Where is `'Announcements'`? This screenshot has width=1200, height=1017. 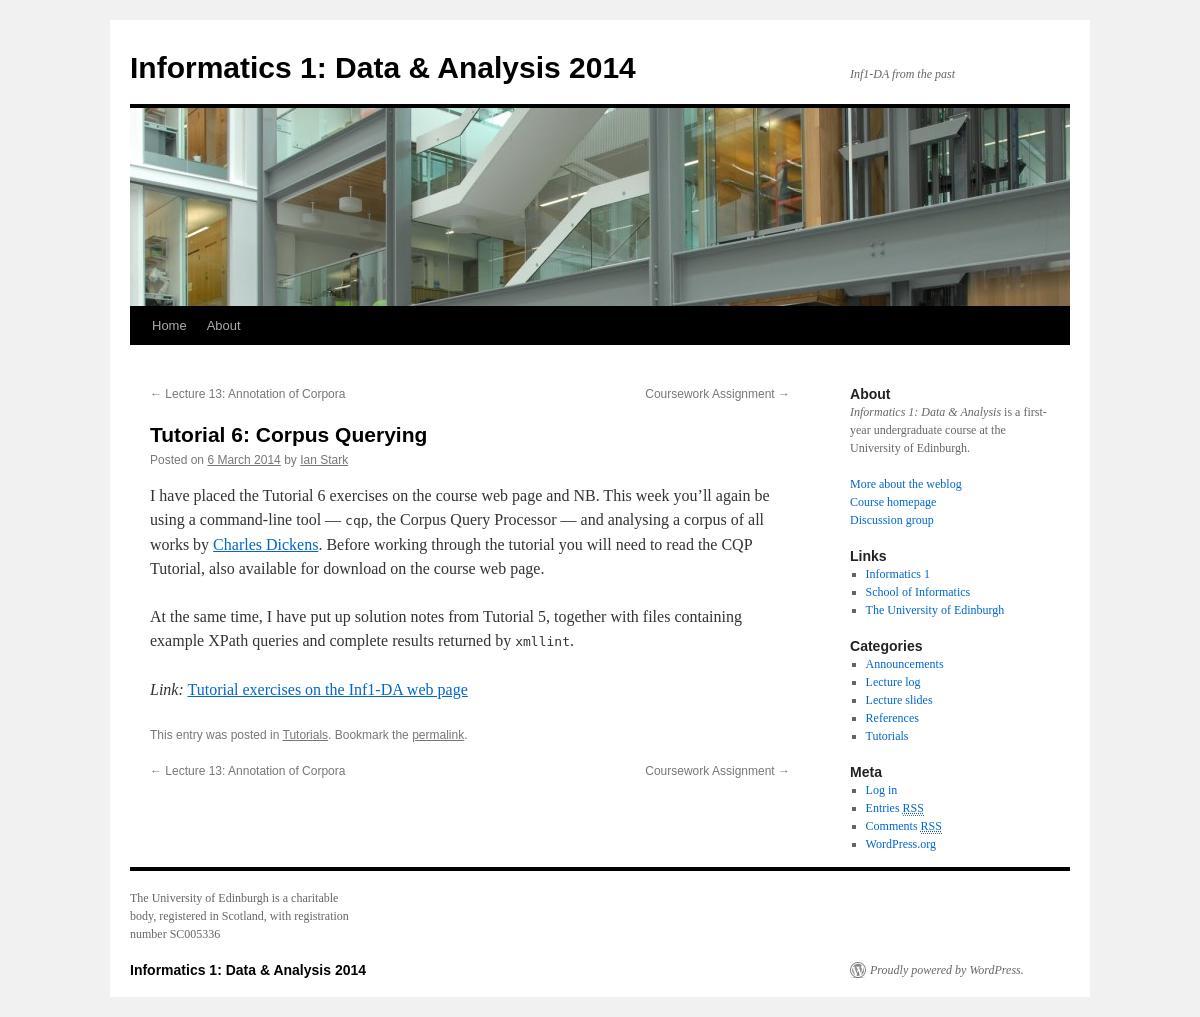
'Announcements' is located at coordinates (863, 663).